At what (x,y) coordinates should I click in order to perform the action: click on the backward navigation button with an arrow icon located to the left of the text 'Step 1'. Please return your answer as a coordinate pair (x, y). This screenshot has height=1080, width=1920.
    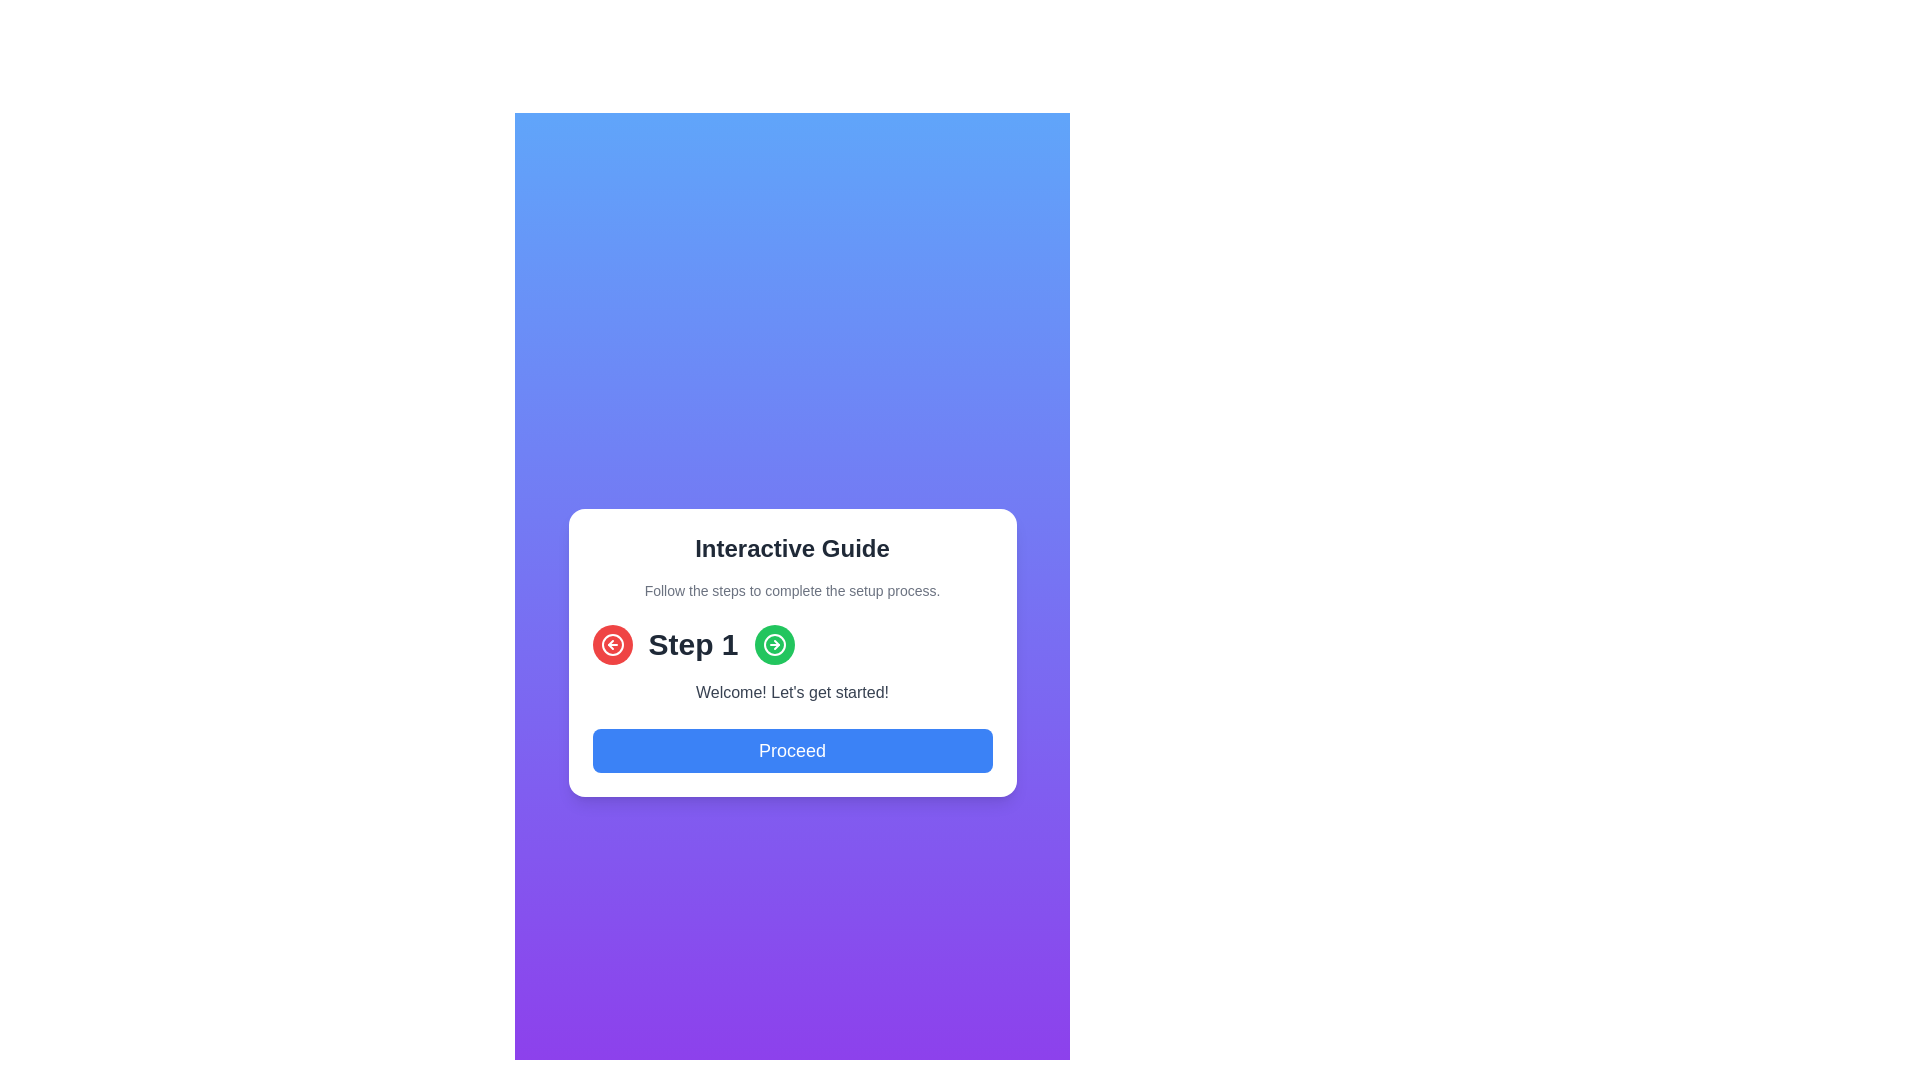
    Looking at the image, I should click on (611, 644).